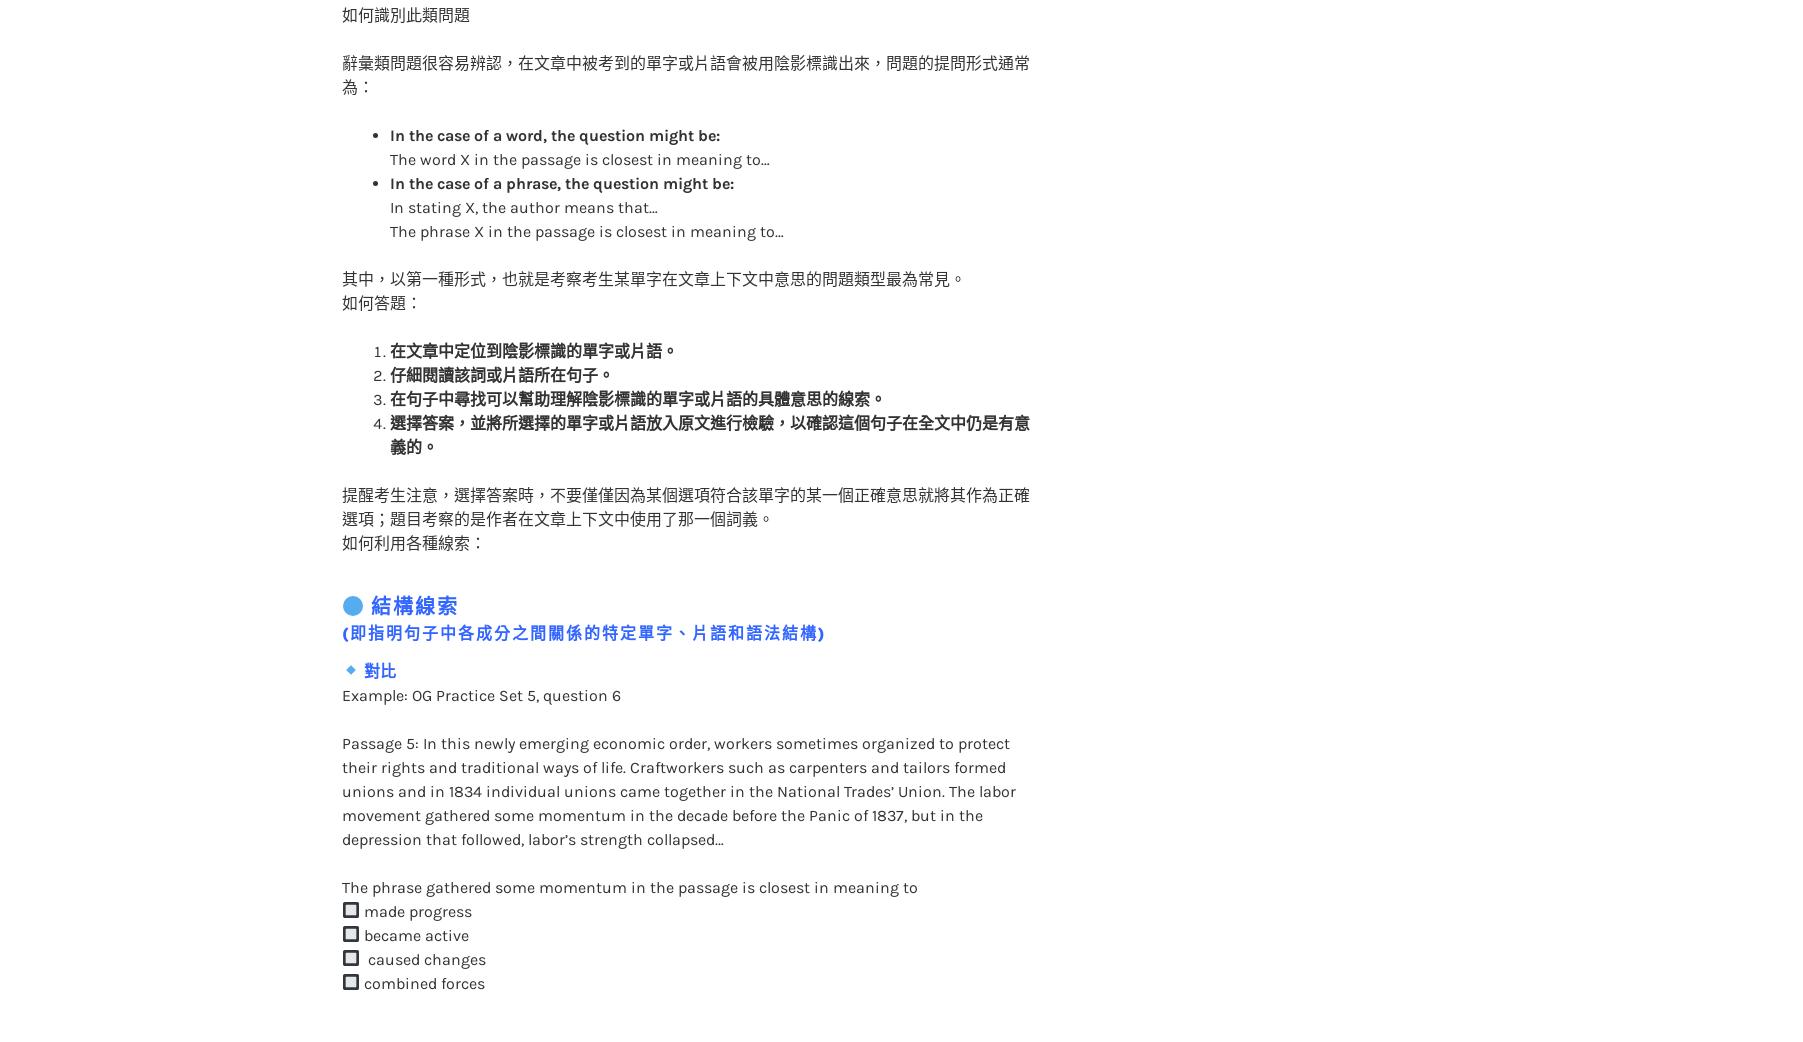 Image resolution: width=1803 pixels, height=1042 pixels. I want to click on 'combined forces', so click(421, 941).